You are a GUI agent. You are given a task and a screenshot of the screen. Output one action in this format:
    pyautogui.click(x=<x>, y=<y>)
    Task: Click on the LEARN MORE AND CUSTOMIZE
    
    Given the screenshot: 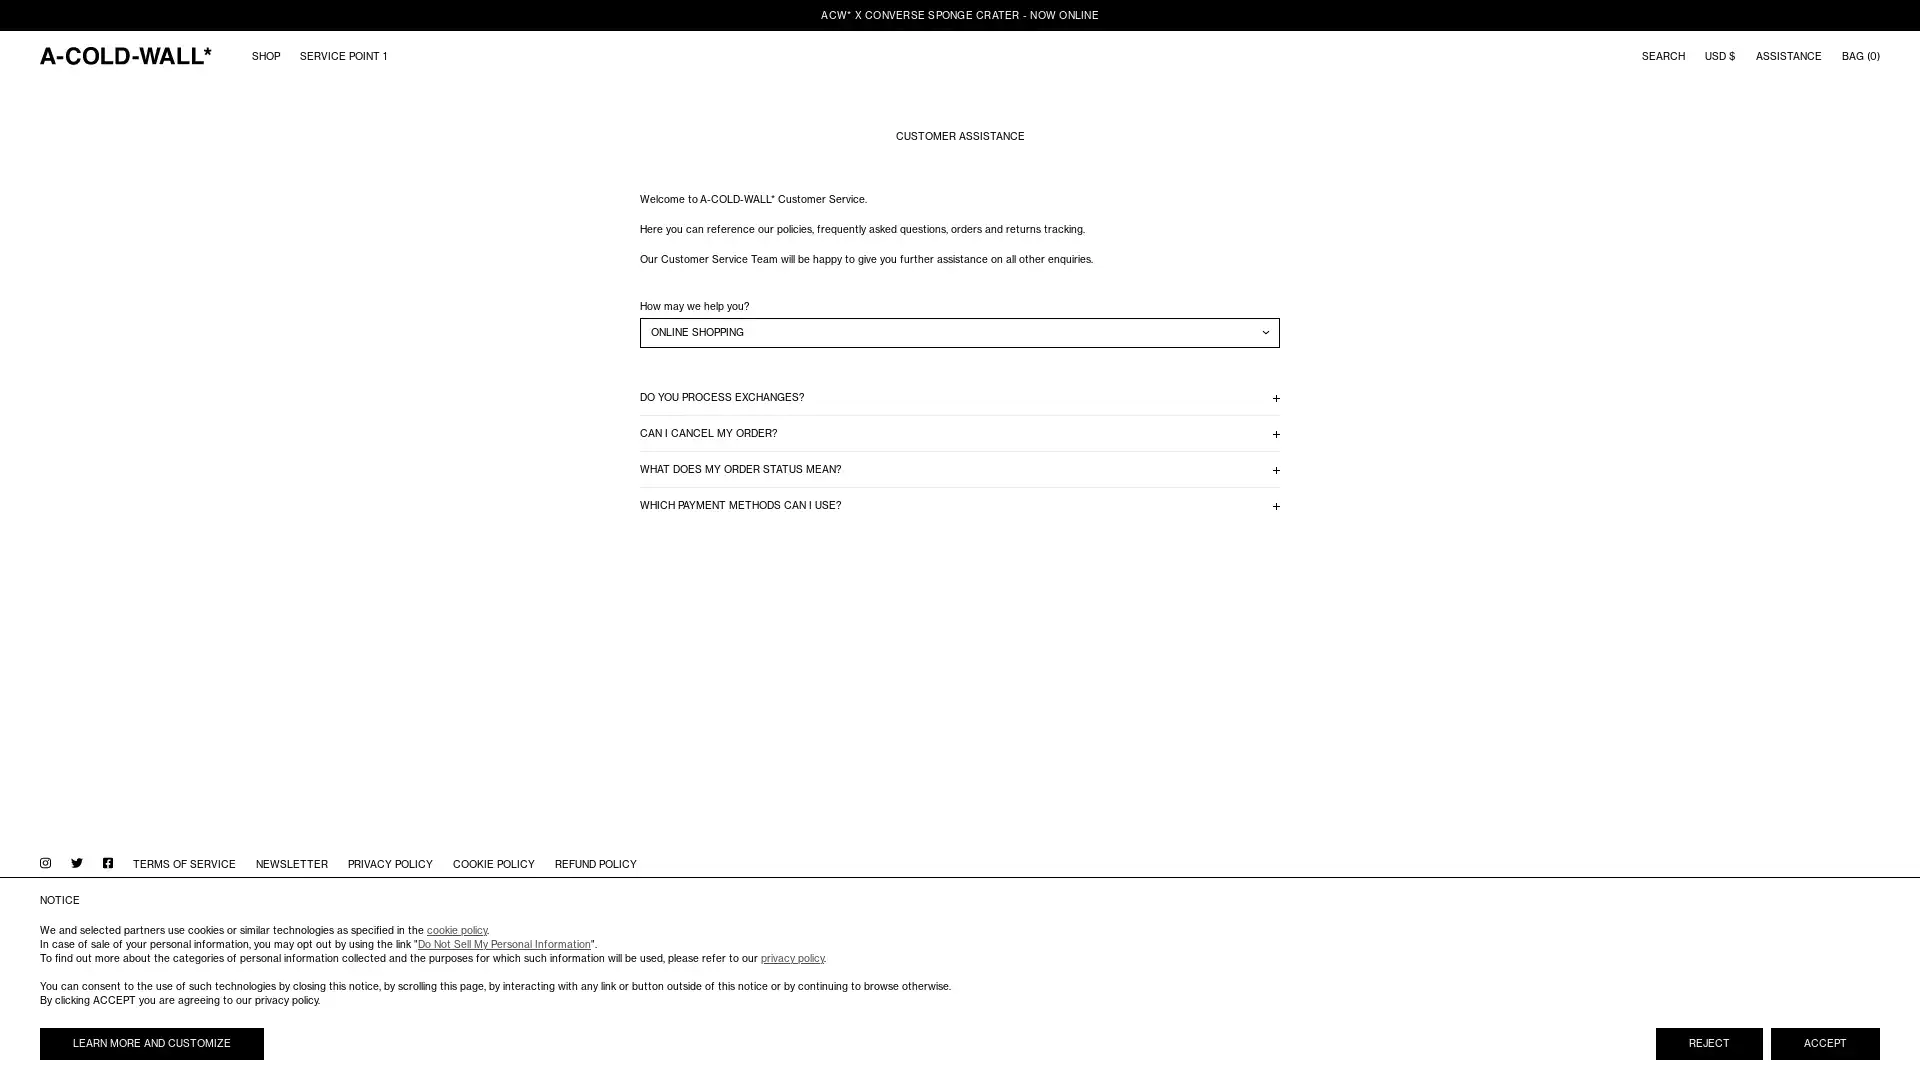 What is the action you would take?
    pyautogui.click(x=151, y=1043)
    